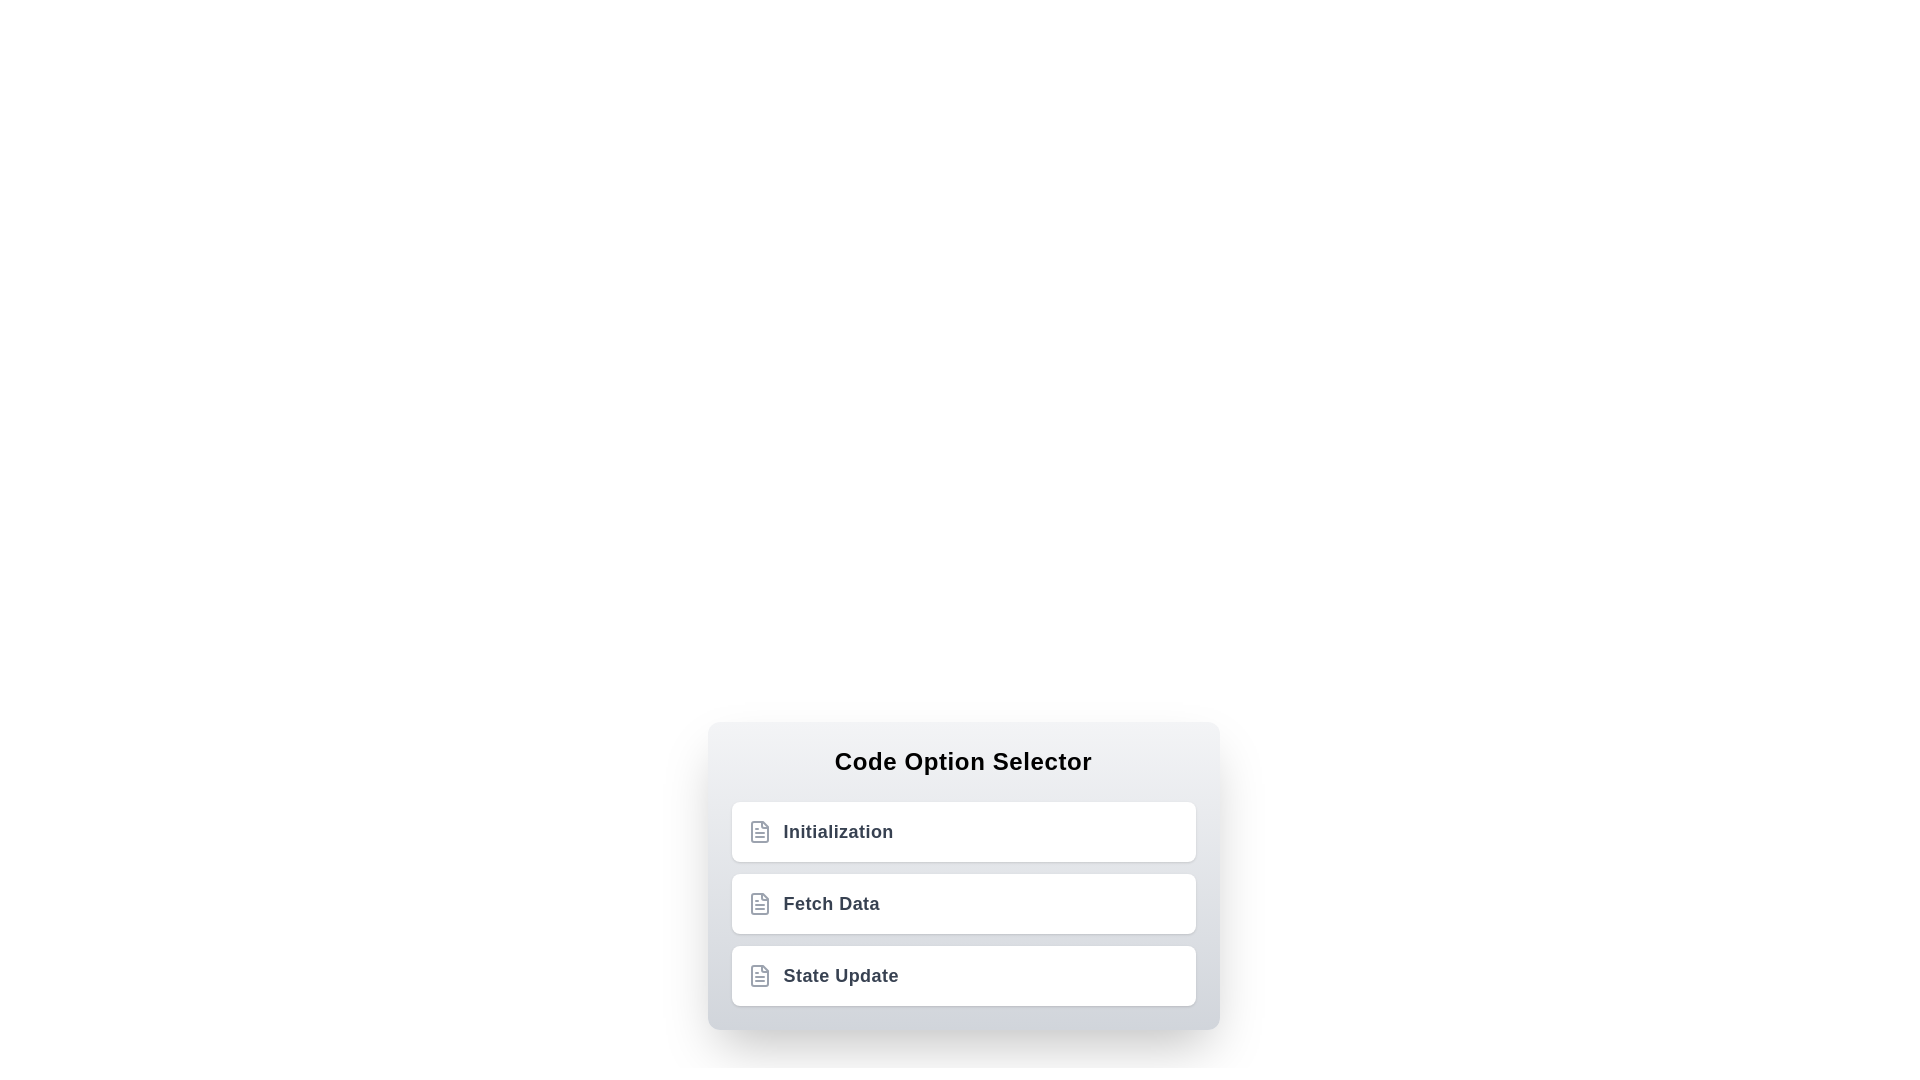  Describe the element at coordinates (758, 832) in the screenshot. I see `the icon associated with the 'Initialization' option in the 'Code Option Selector' list, positioned to the left of the 'Initialization' text` at that location.